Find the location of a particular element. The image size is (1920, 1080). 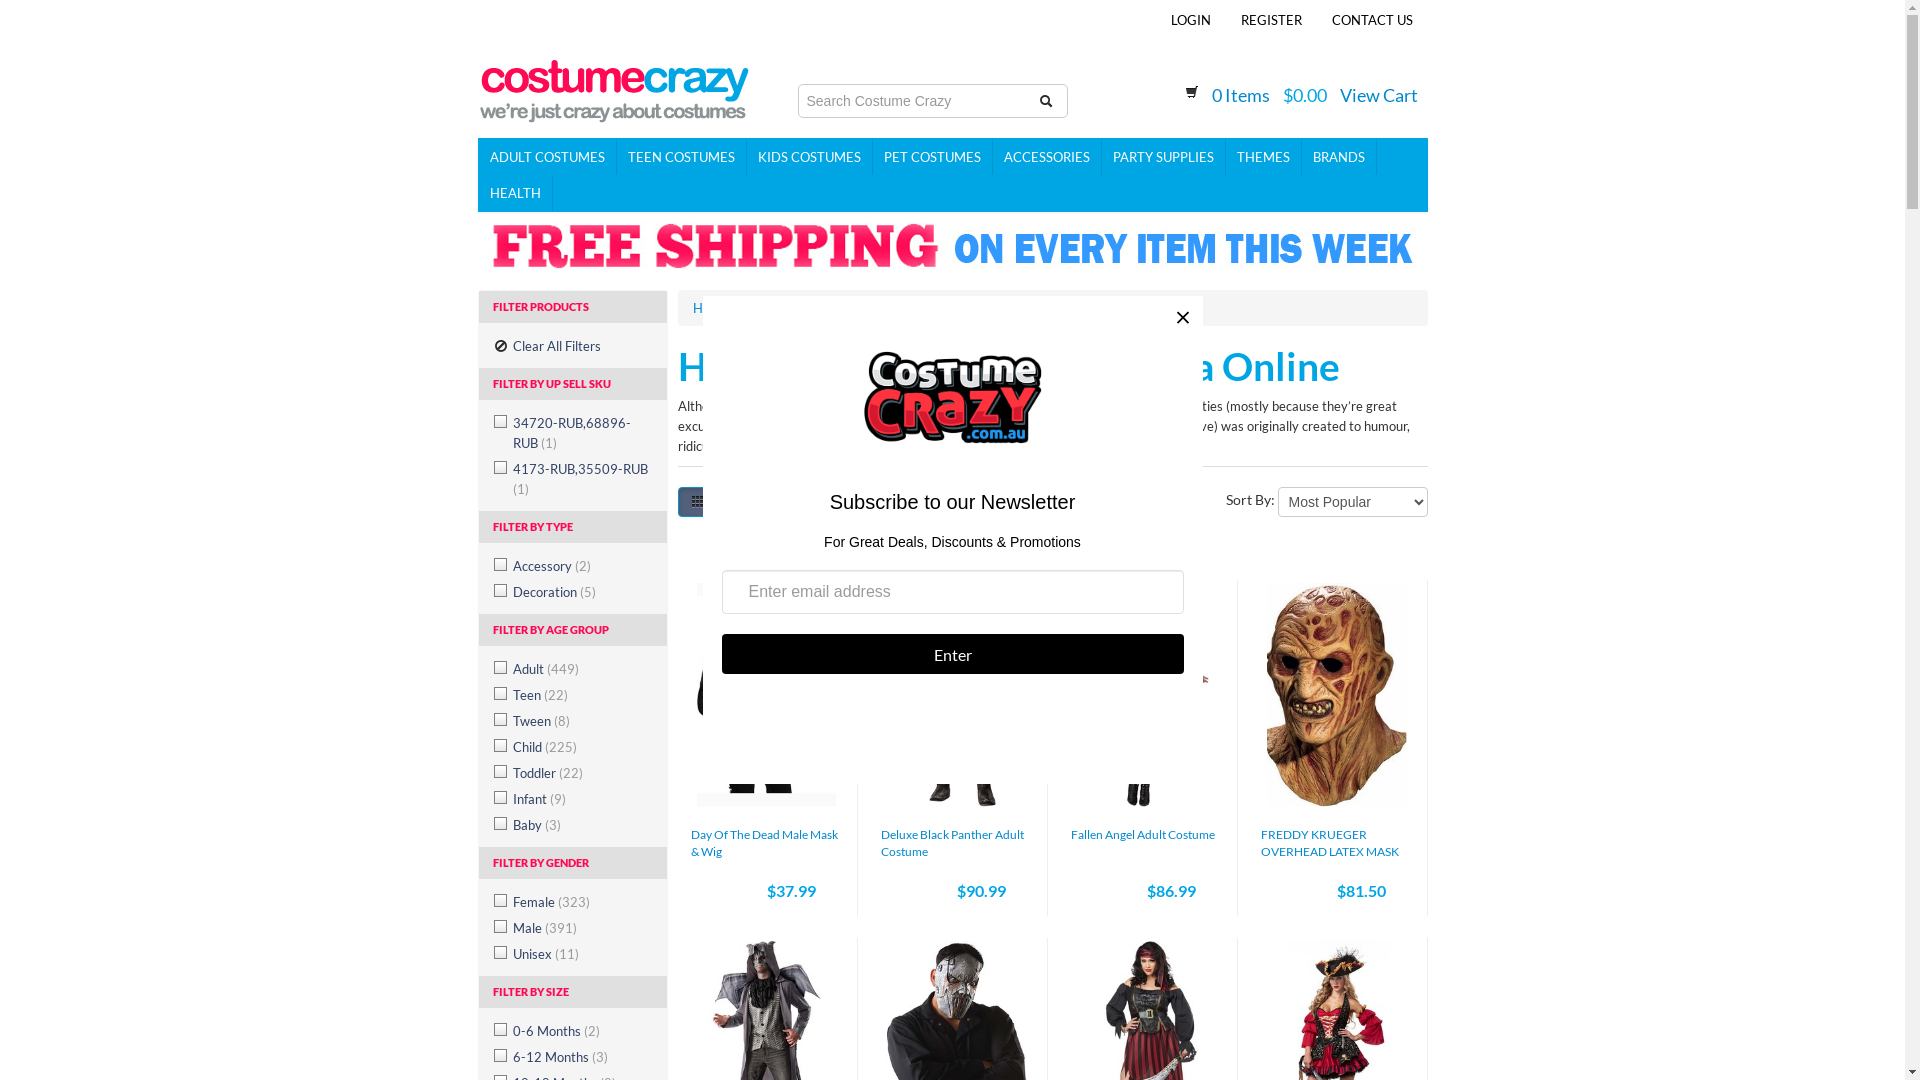

'0 Items' is located at coordinates (1240, 95).